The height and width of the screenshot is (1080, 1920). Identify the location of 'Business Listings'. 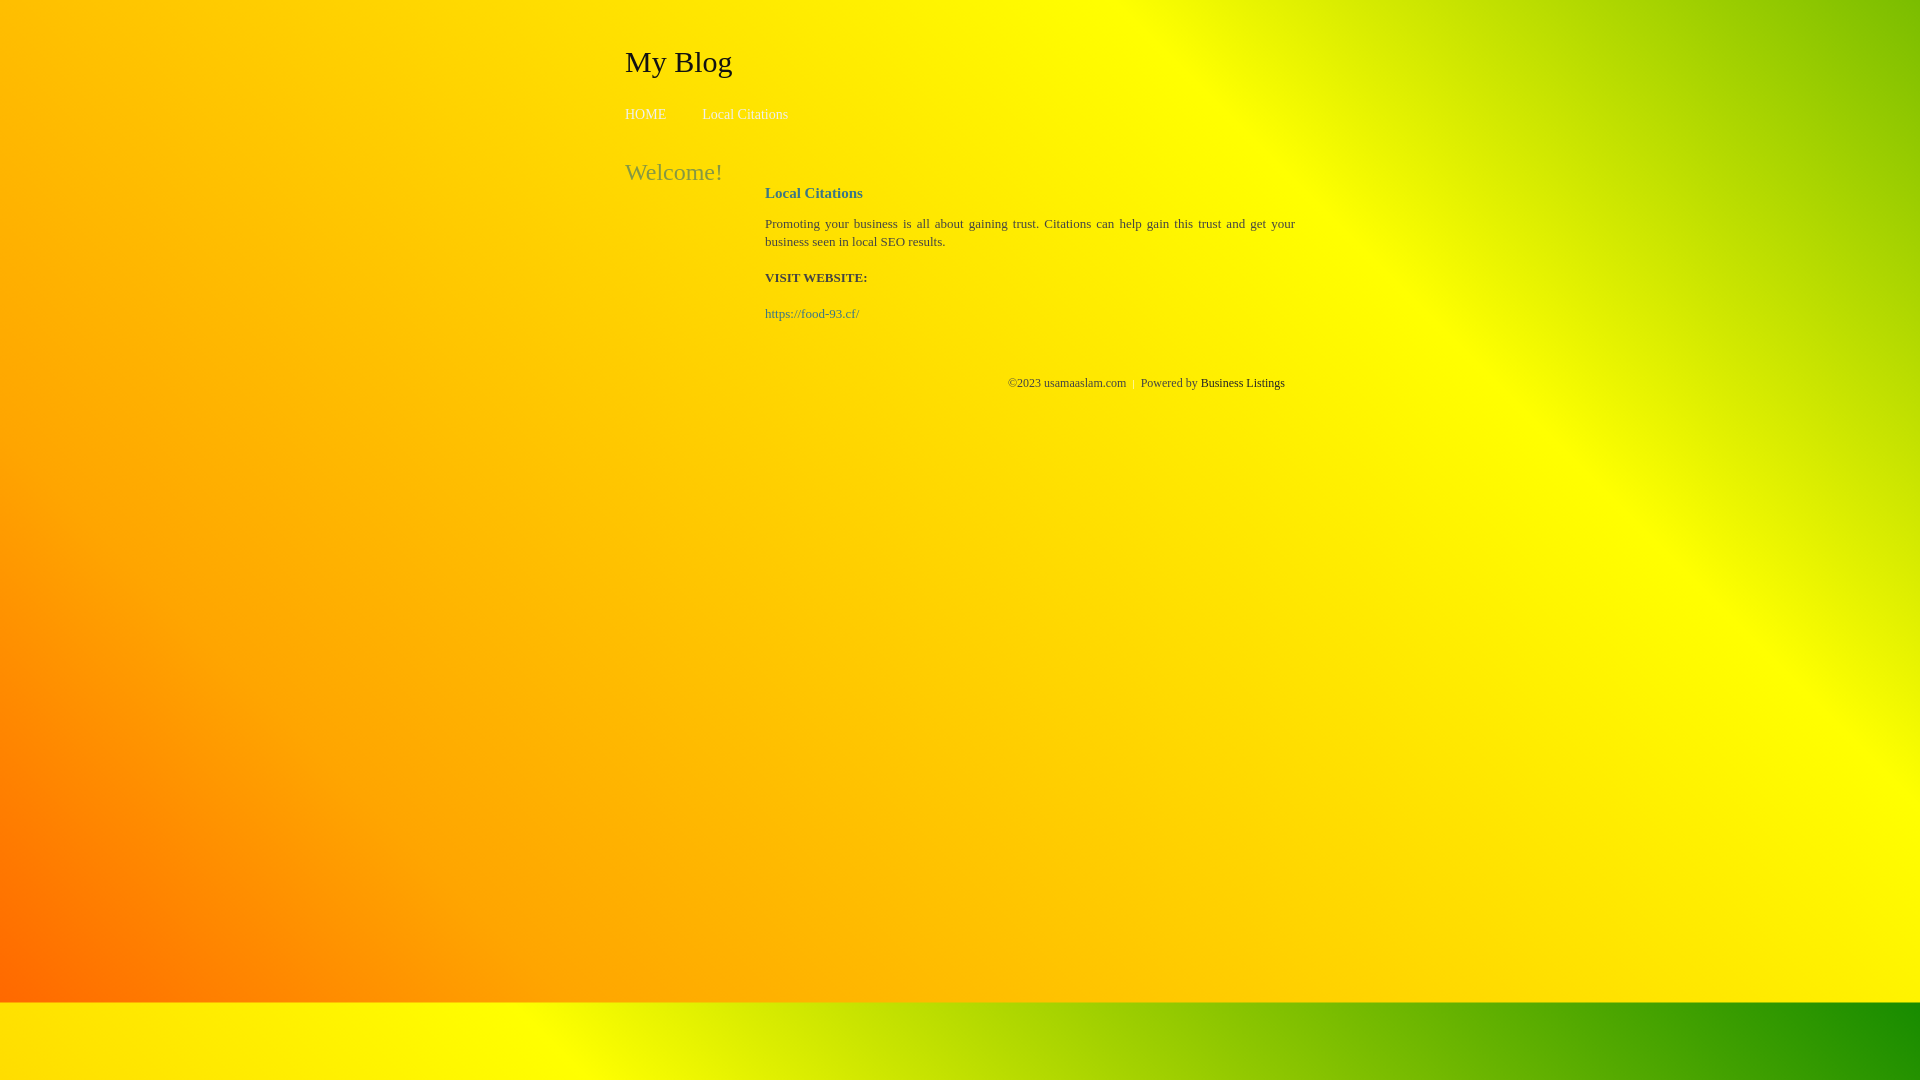
(1242, 382).